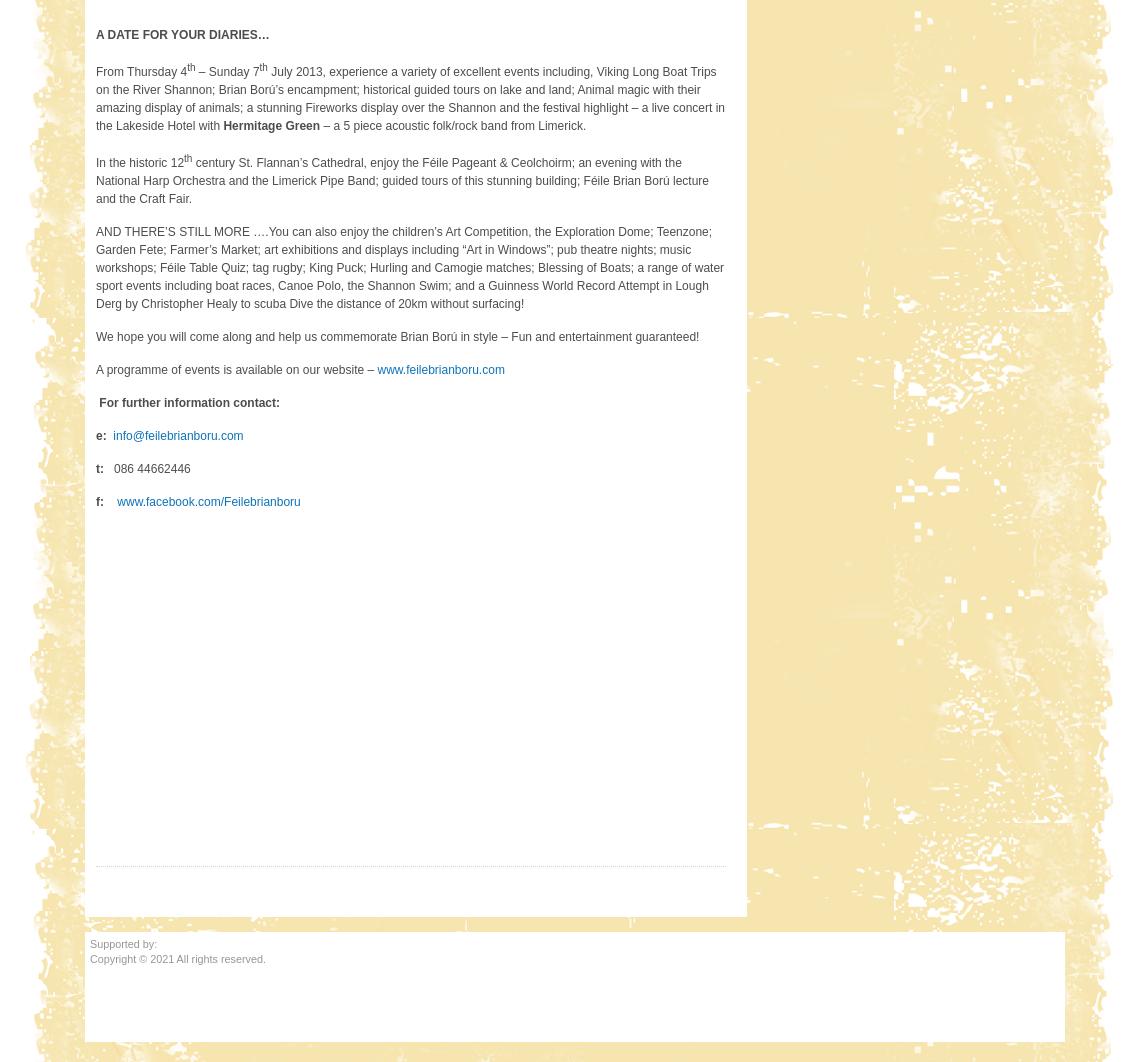 The image size is (1140, 1062). I want to click on 'From Thursday 4', so click(140, 71).